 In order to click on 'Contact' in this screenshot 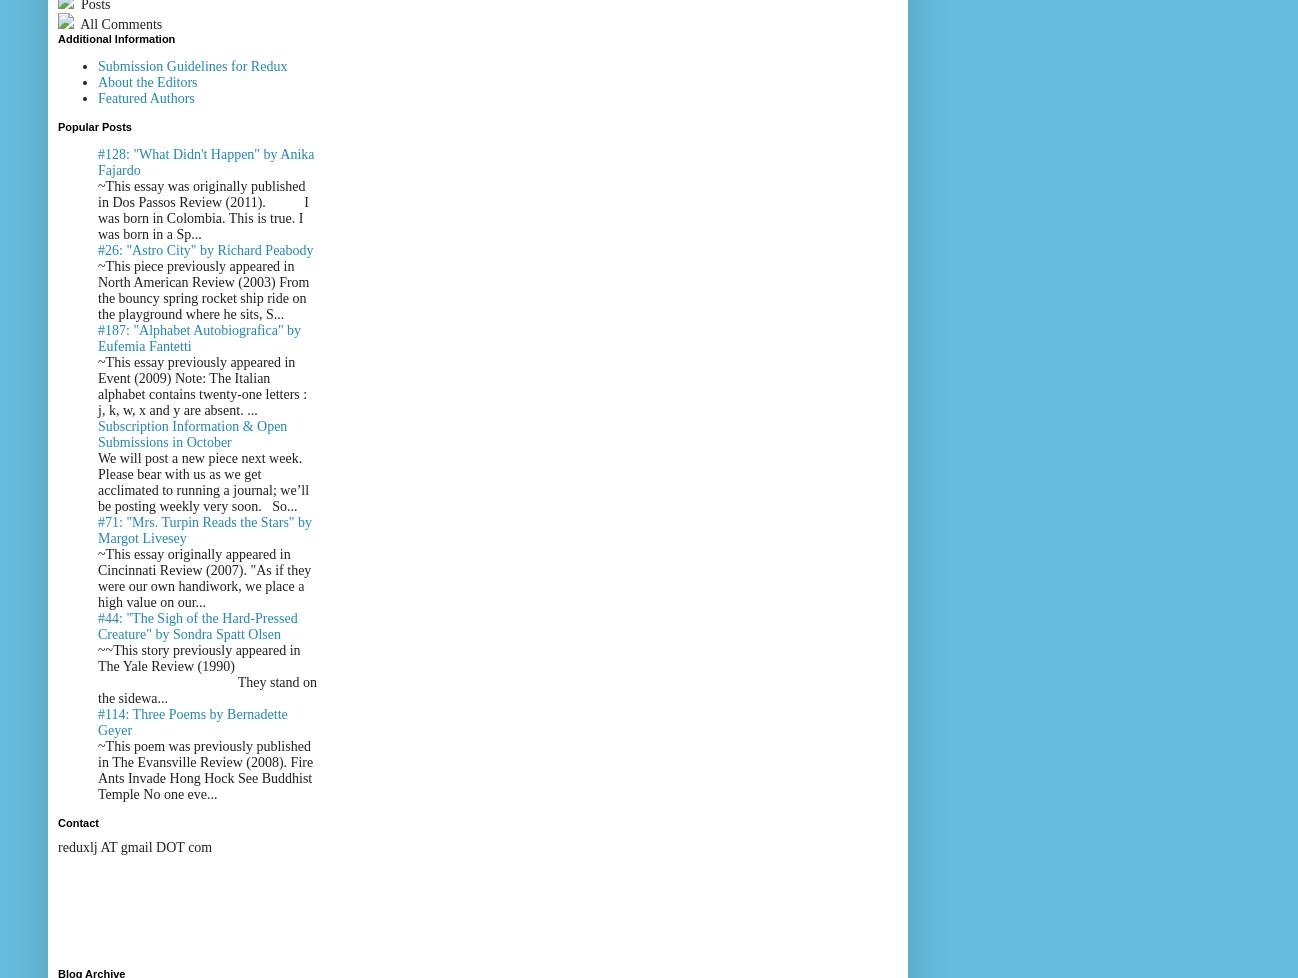, I will do `click(78, 821)`.